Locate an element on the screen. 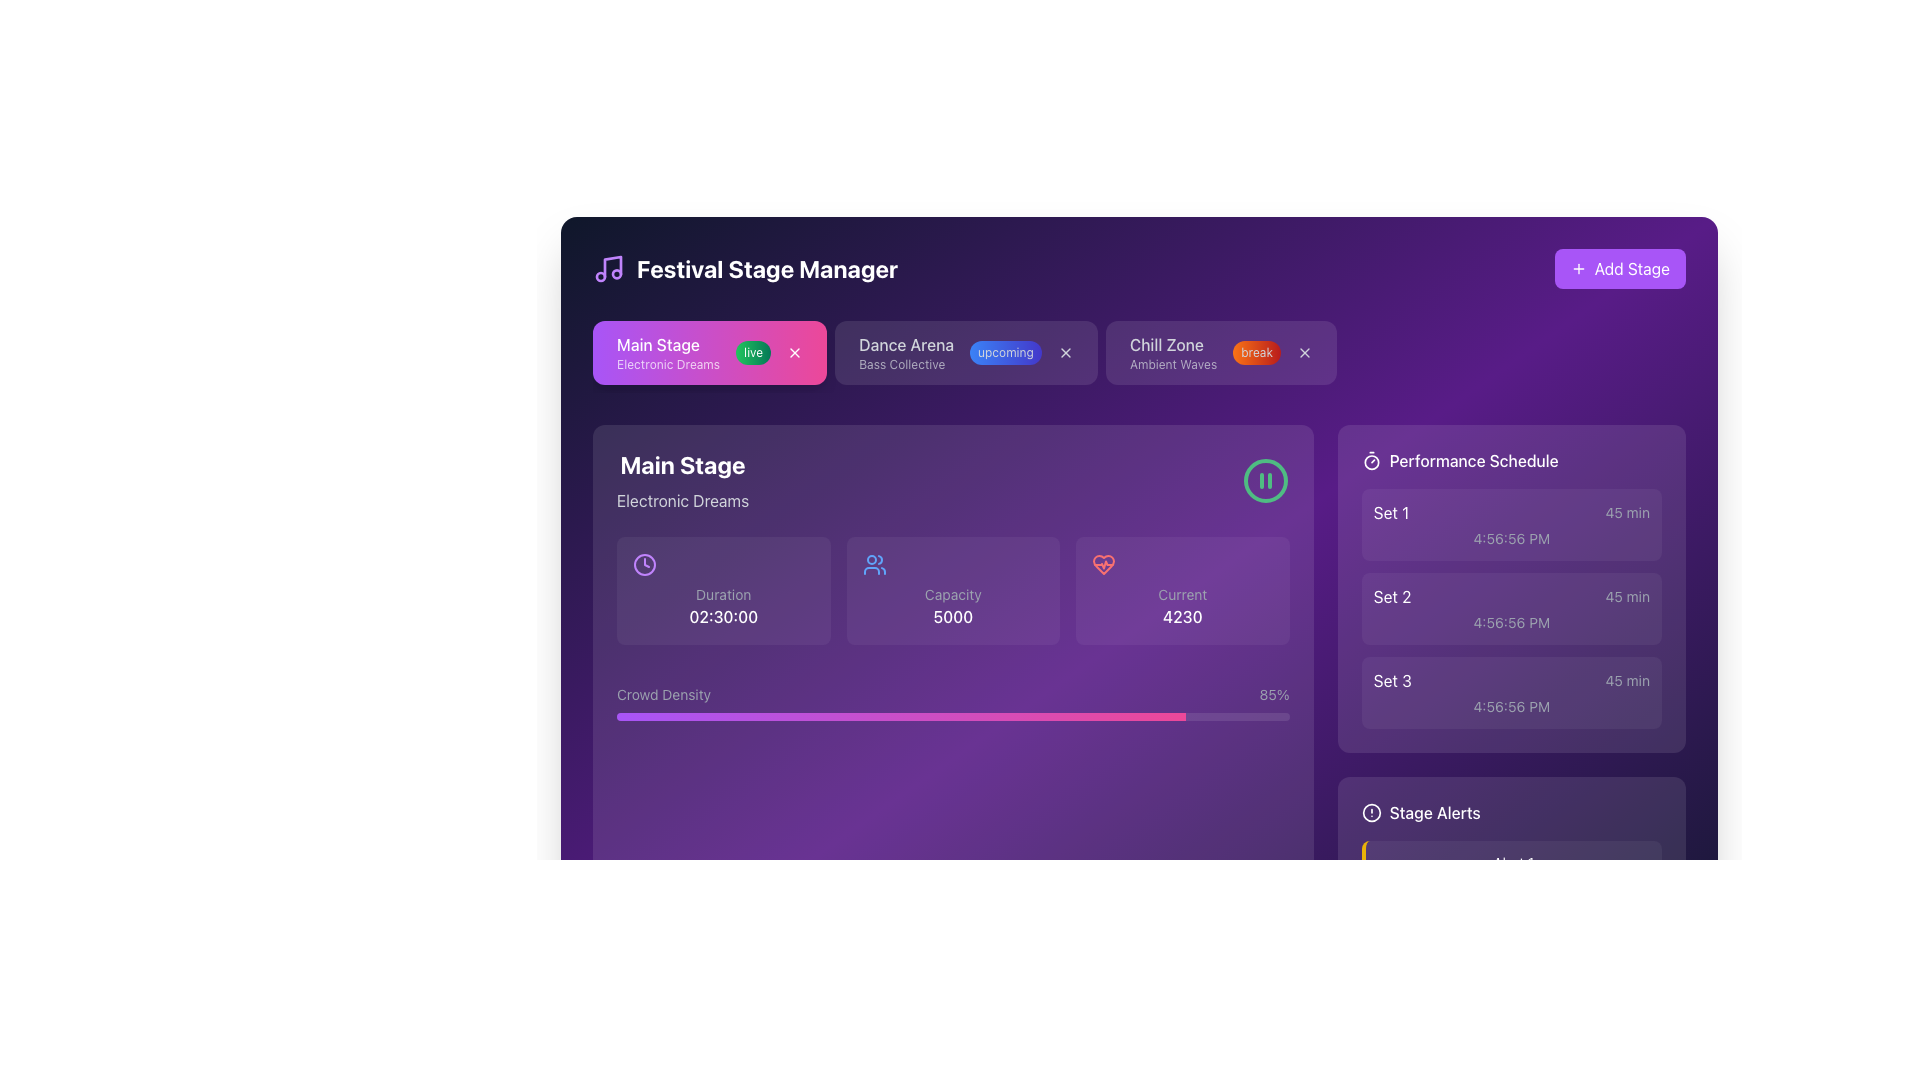 This screenshot has width=1920, height=1080. the text label displaying '02:30:00' which indicates the duration in a purple section of the interface is located at coordinates (722, 616).